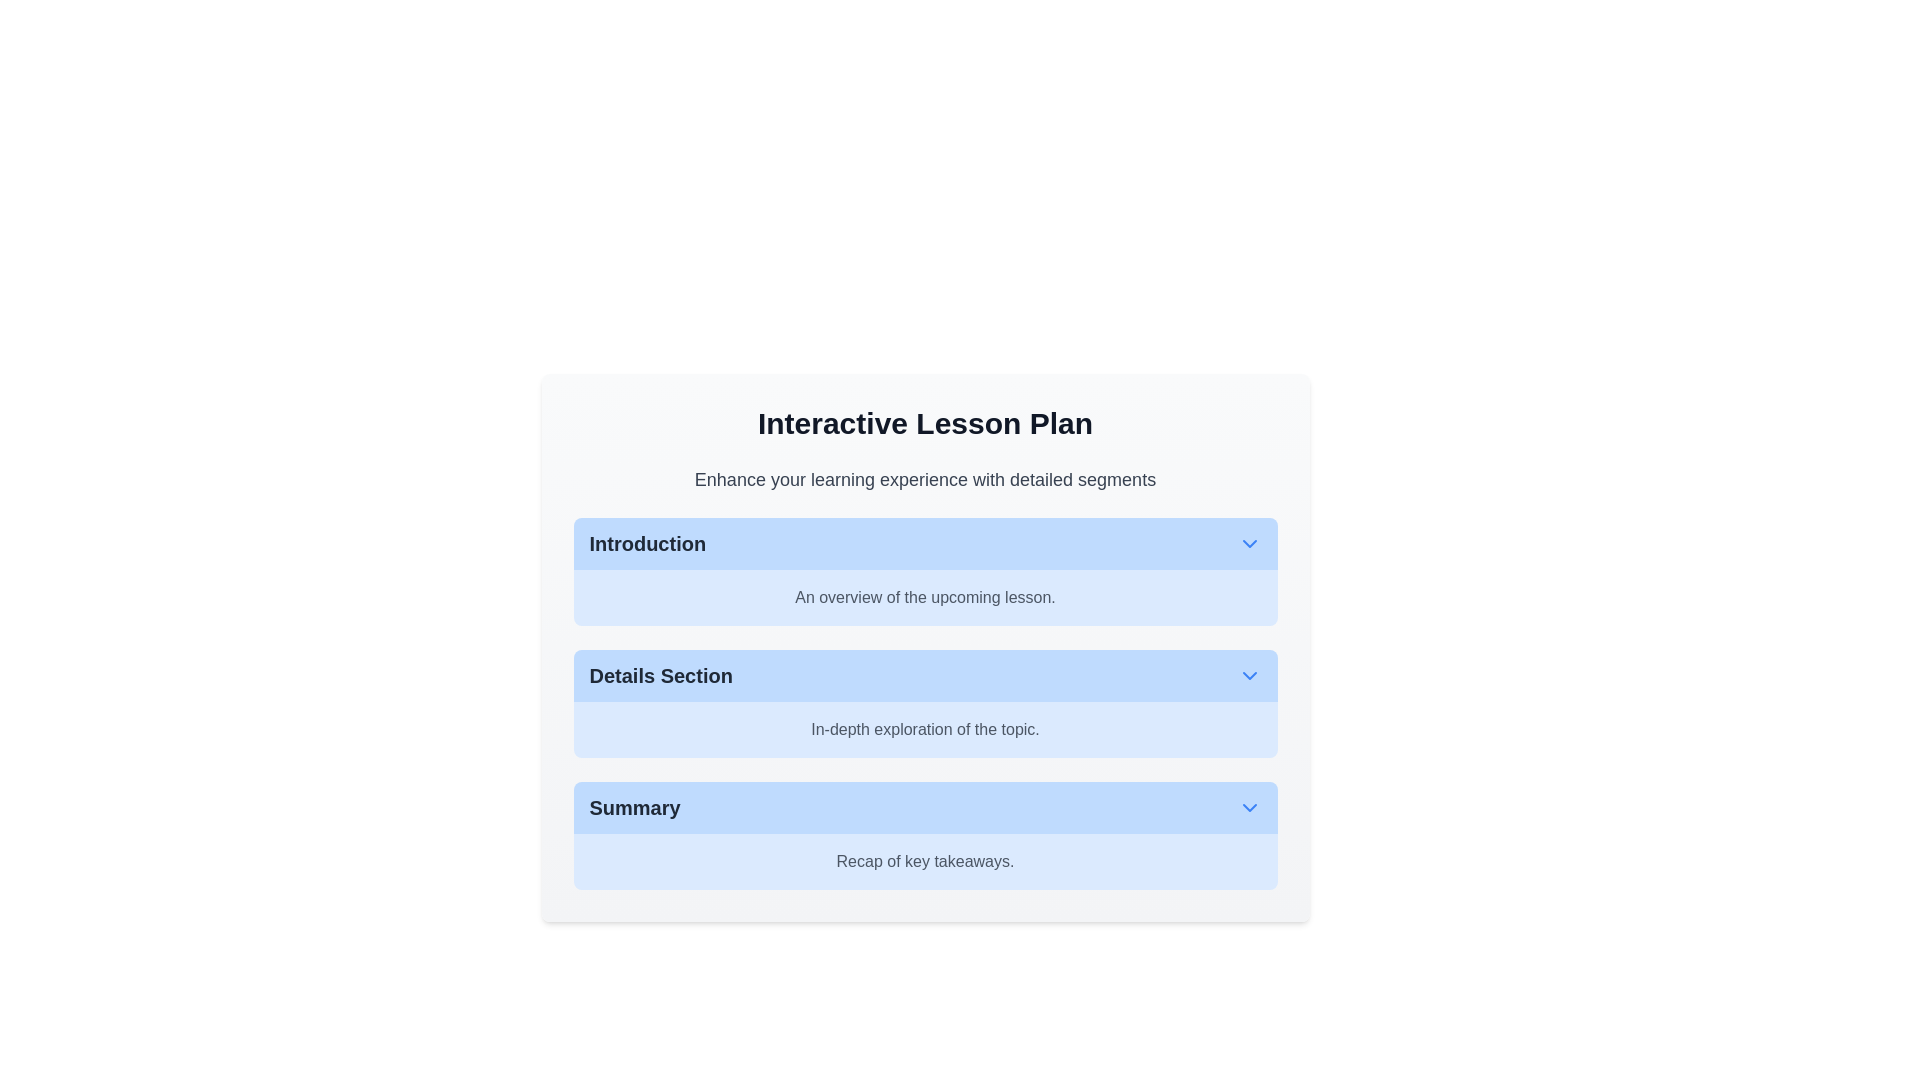  Describe the element at coordinates (924, 860) in the screenshot. I see `the static text element that contains the text 'Recap of key takeaways.' styled with a light gray font on a light blue background, located under the 'Summary' section` at that location.